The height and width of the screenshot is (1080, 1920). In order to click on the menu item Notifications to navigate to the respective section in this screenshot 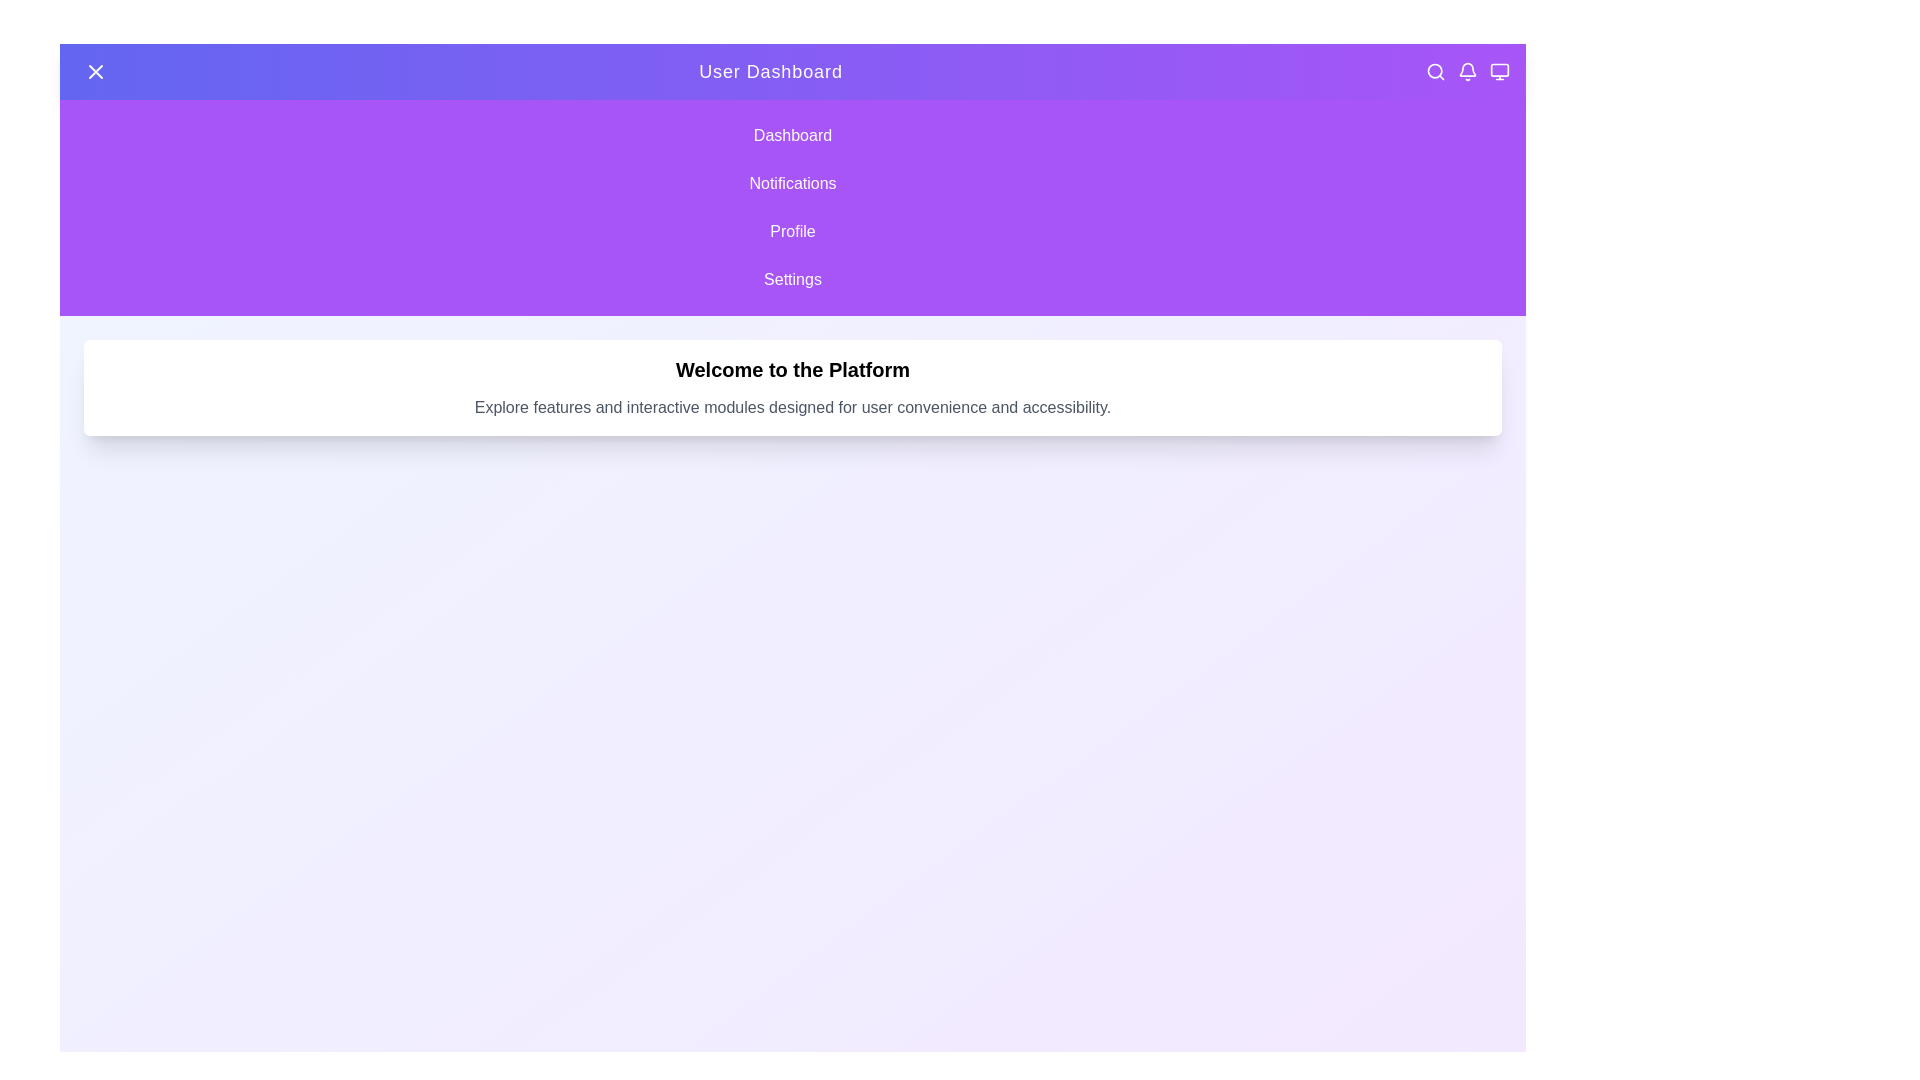, I will do `click(791, 184)`.